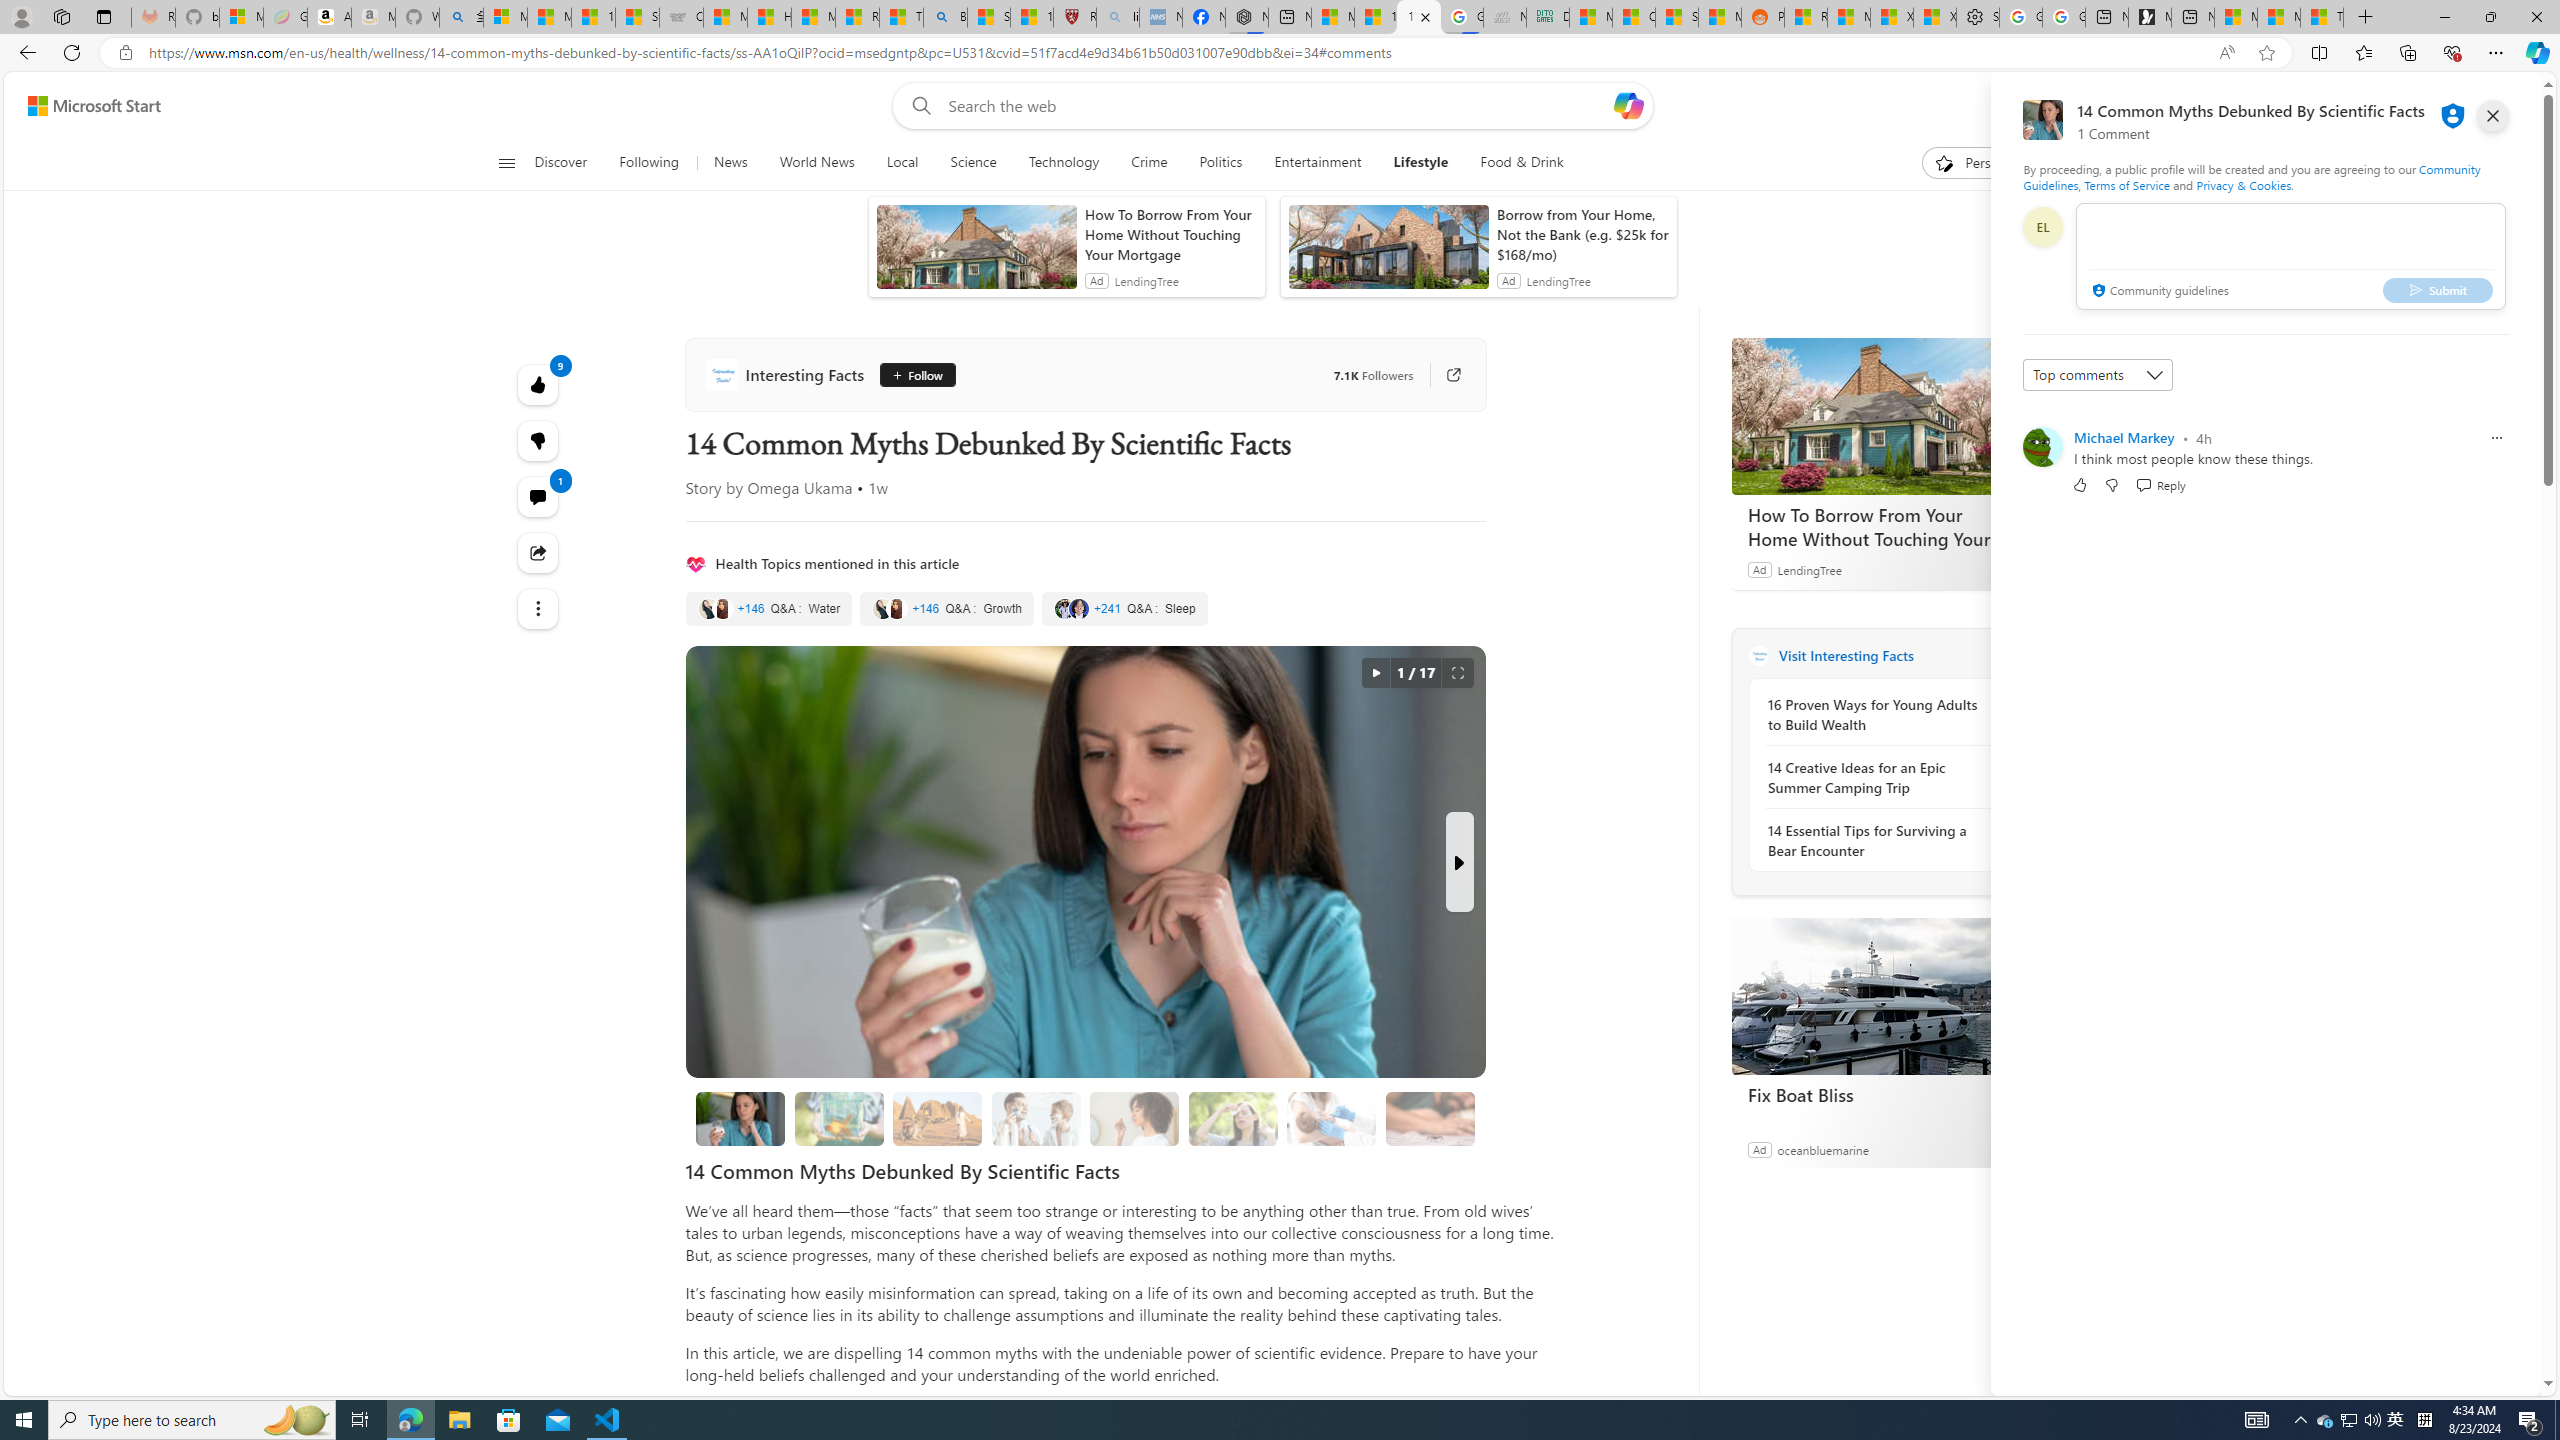 Image resolution: width=2560 pixels, height=1440 pixels. What do you see at coordinates (2079, 483) in the screenshot?
I see `'Like'` at bounding box center [2079, 483].